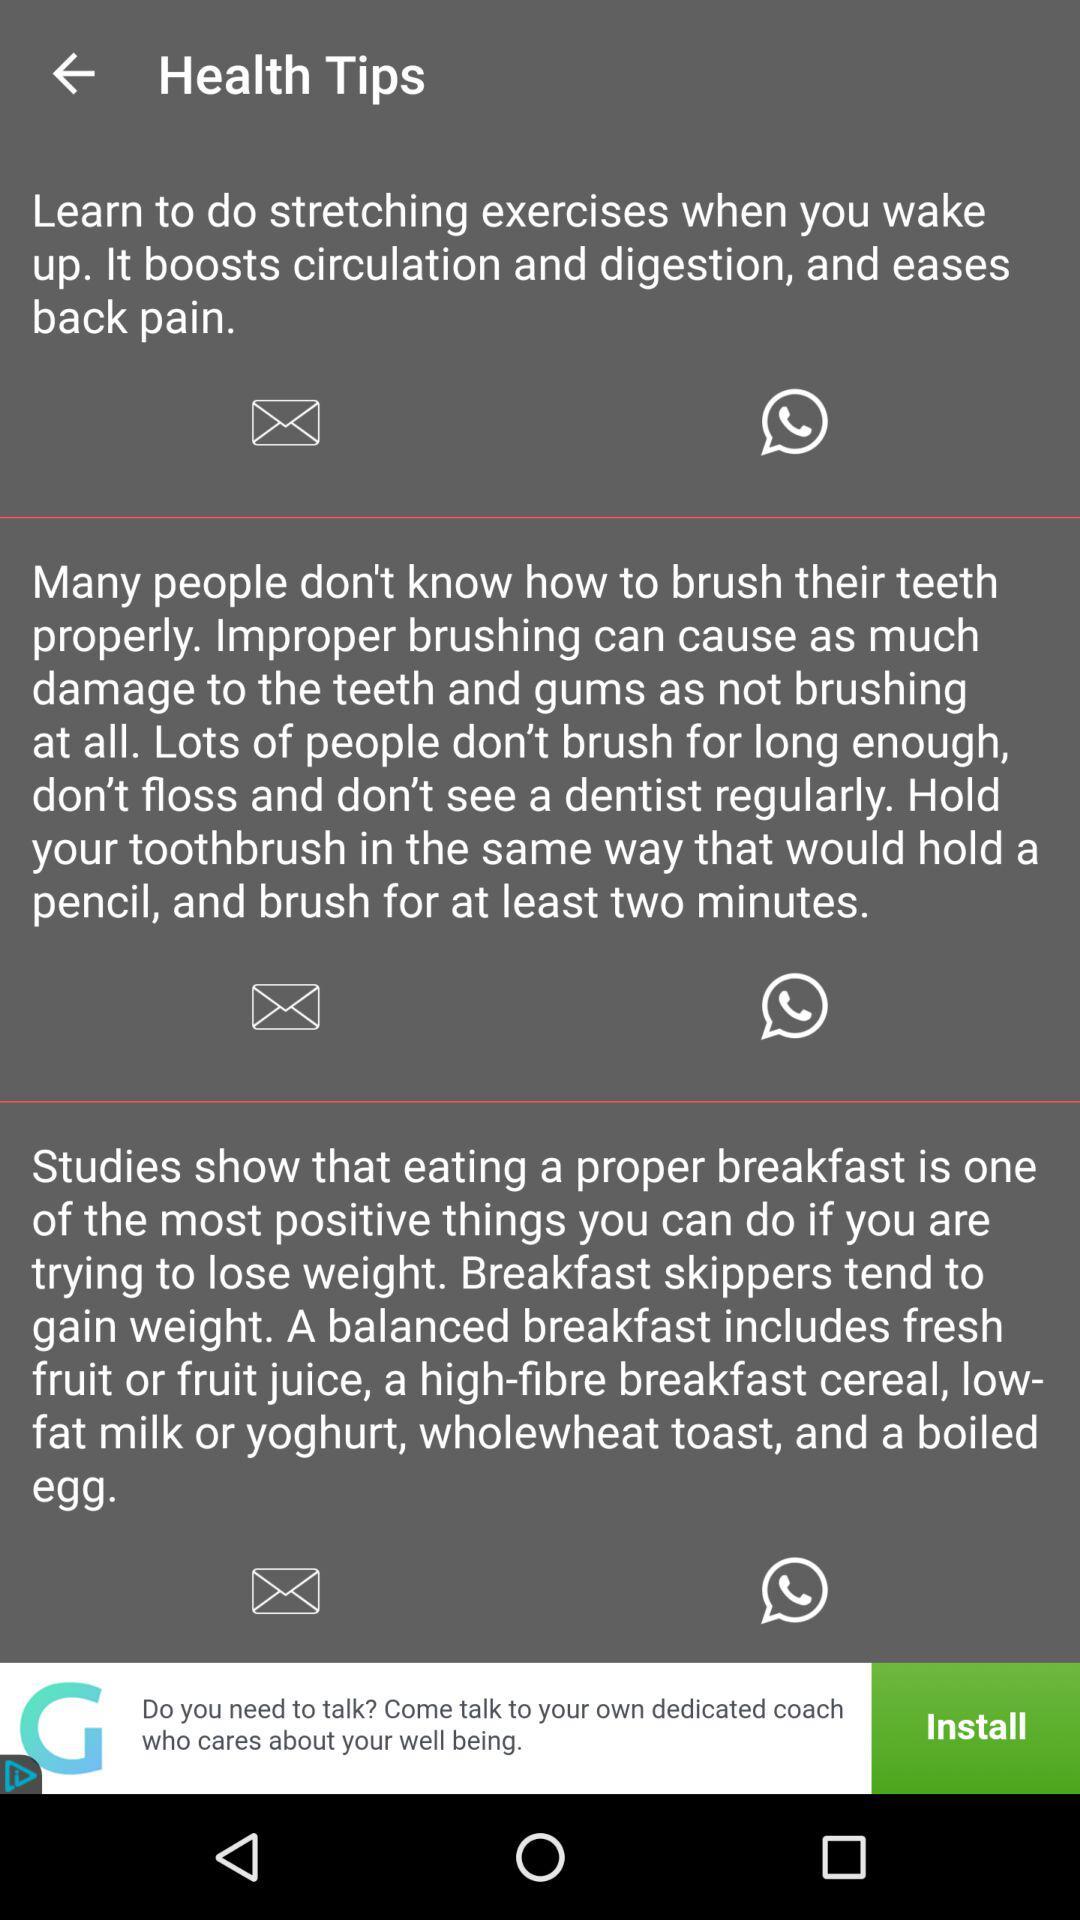 Image resolution: width=1080 pixels, height=1920 pixels. What do you see at coordinates (540, 738) in the screenshot?
I see `the many people don at the center` at bounding box center [540, 738].